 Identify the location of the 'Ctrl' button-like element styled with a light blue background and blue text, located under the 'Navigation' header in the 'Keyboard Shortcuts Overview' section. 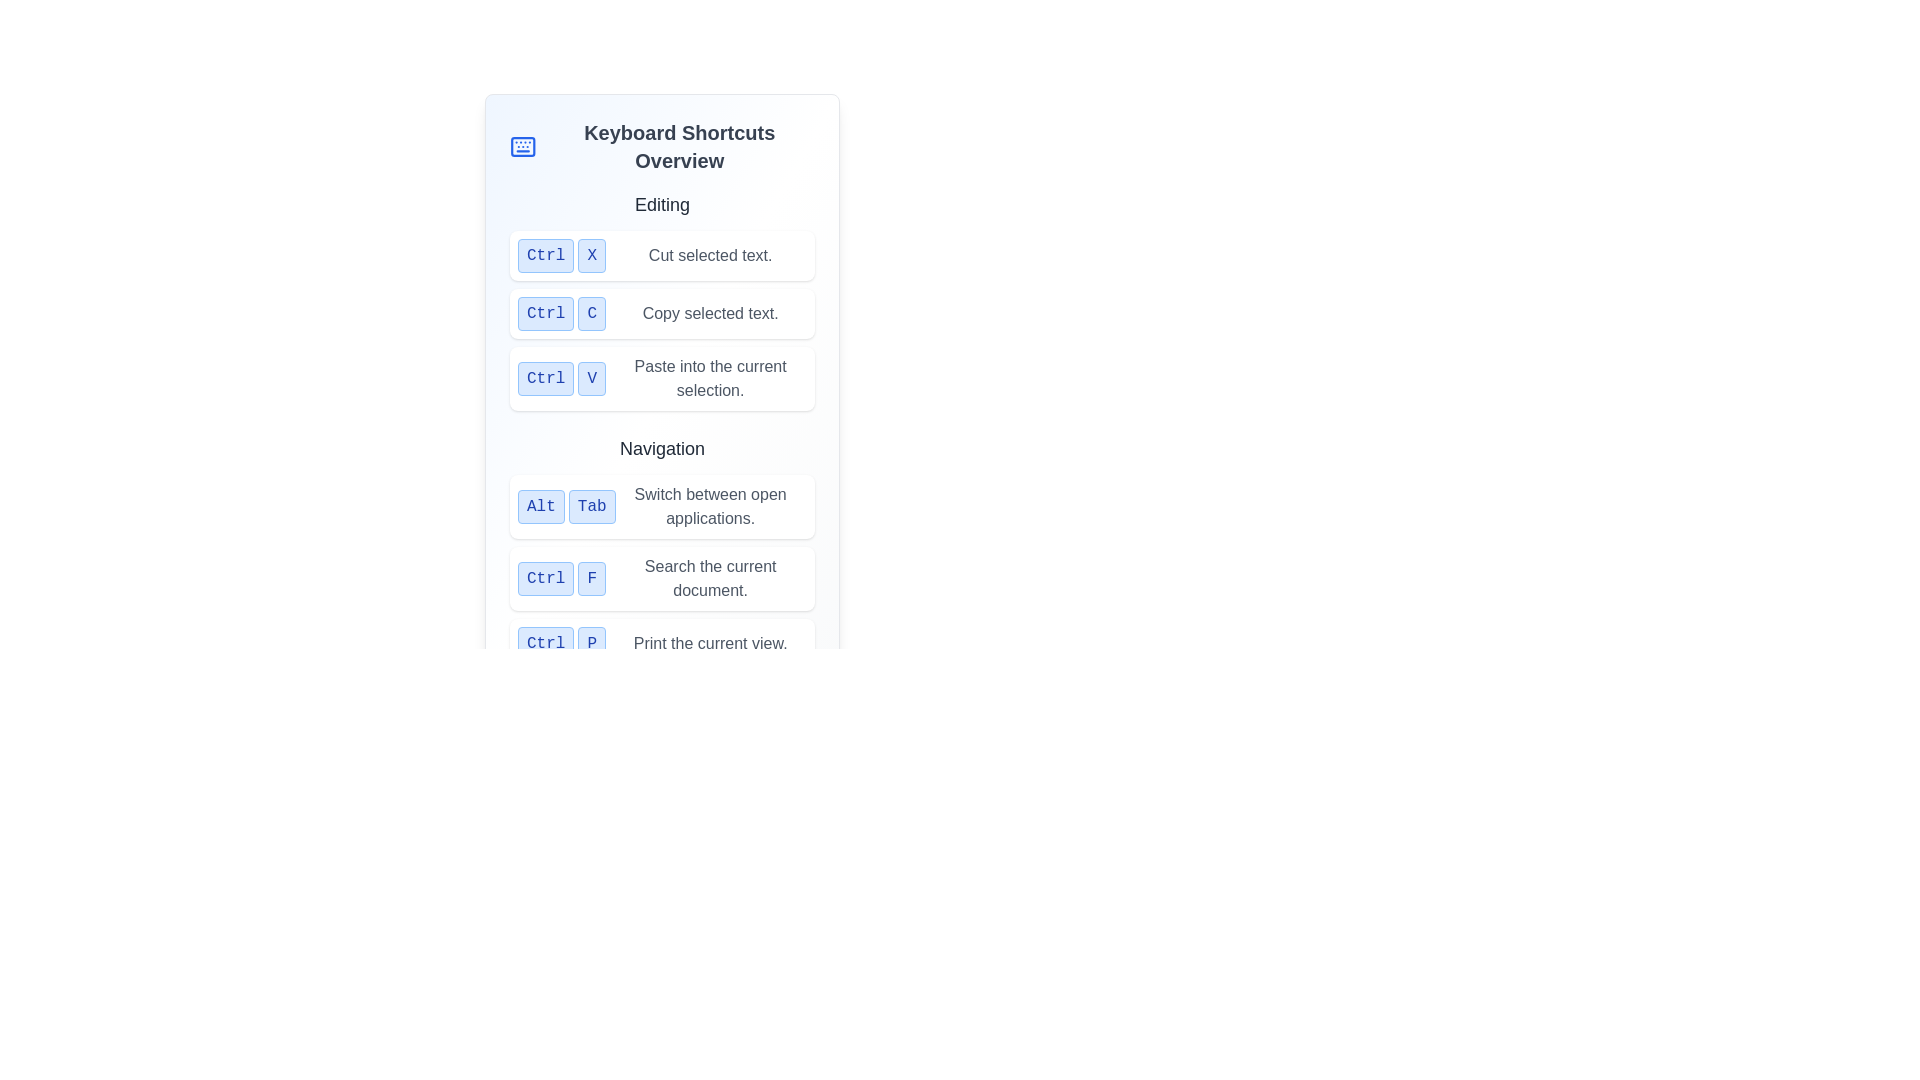
(546, 644).